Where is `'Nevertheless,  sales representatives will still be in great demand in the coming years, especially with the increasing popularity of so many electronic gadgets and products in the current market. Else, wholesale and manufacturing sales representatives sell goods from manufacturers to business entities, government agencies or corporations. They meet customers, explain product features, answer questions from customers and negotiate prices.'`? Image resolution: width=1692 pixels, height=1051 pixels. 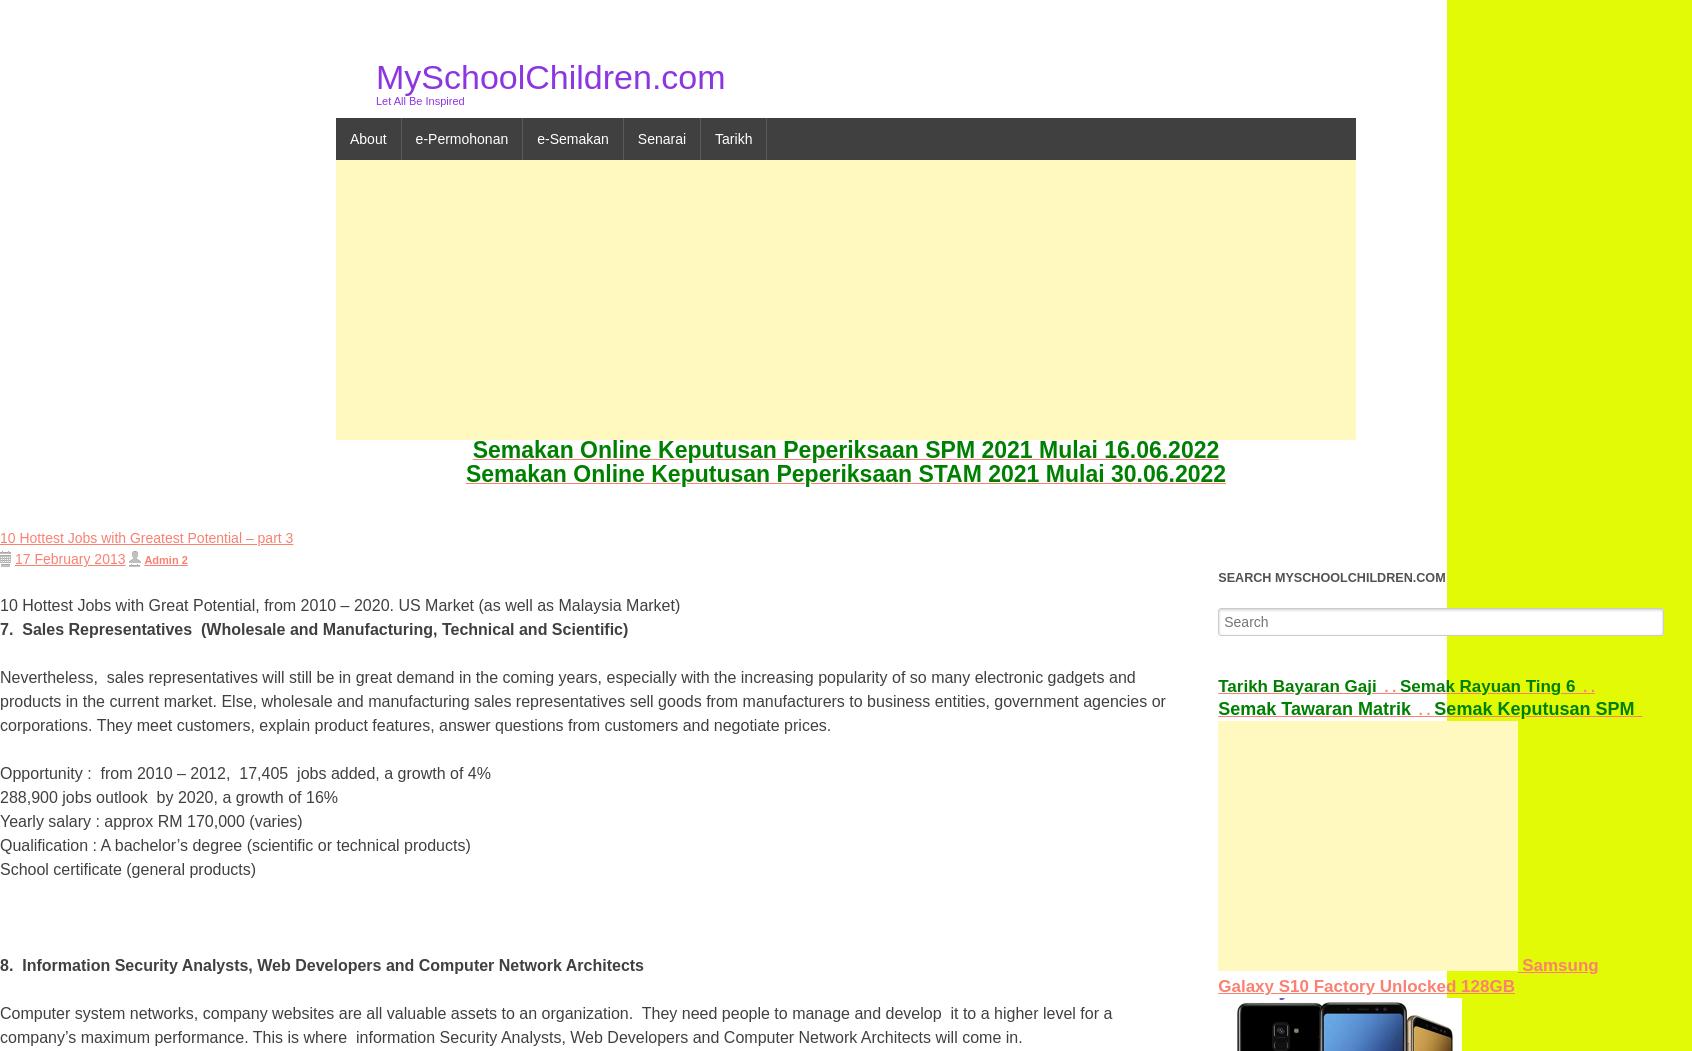
'Nevertheless,  sales representatives will still be in great demand in the coming years, especially with the increasing popularity of so many electronic gadgets and products in the current market. Else, wholesale and manufacturing sales representatives sell goods from manufacturers to business entities, government agencies or corporations. They meet customers, explain product features, answer questions from customers and negotiate prices.' is located at coordinates (581, 700).